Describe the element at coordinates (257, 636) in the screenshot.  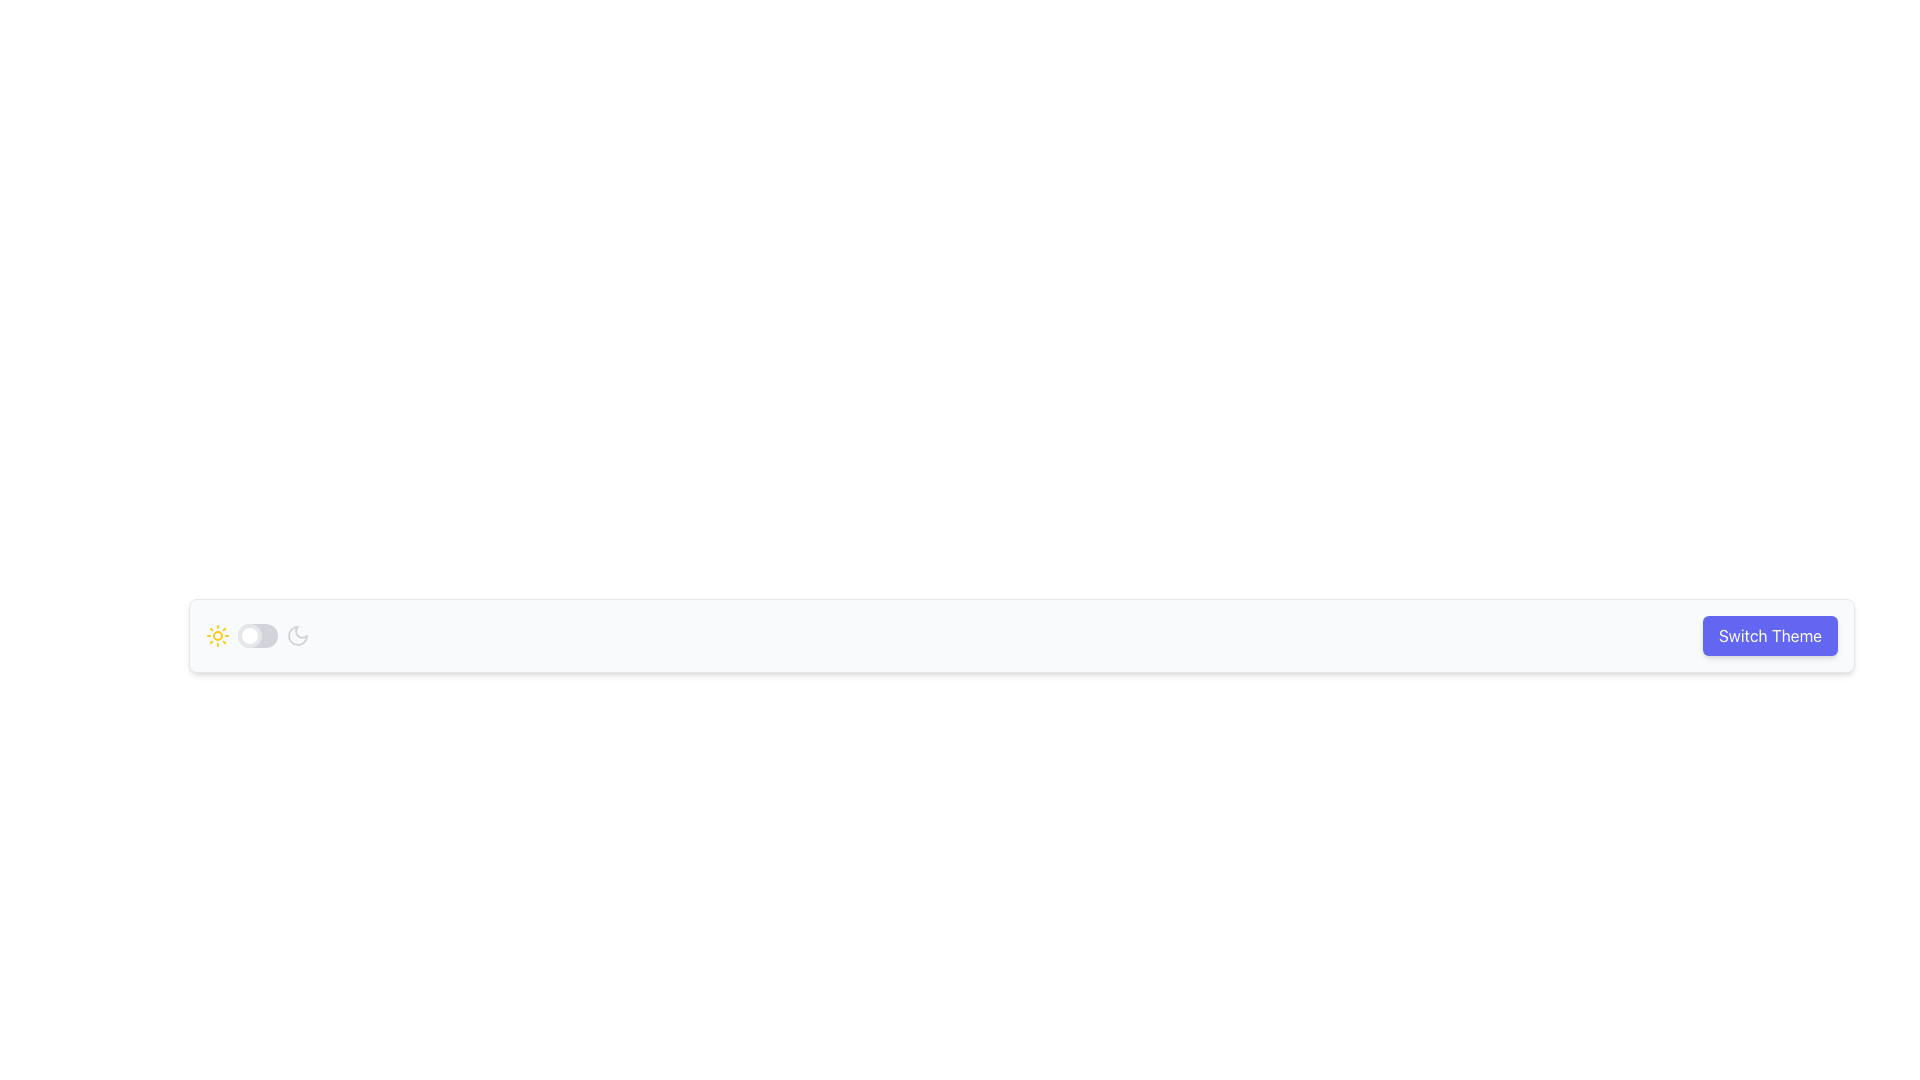
I see `the knob of the toggle switch located between the sun and moon icons` at that location.